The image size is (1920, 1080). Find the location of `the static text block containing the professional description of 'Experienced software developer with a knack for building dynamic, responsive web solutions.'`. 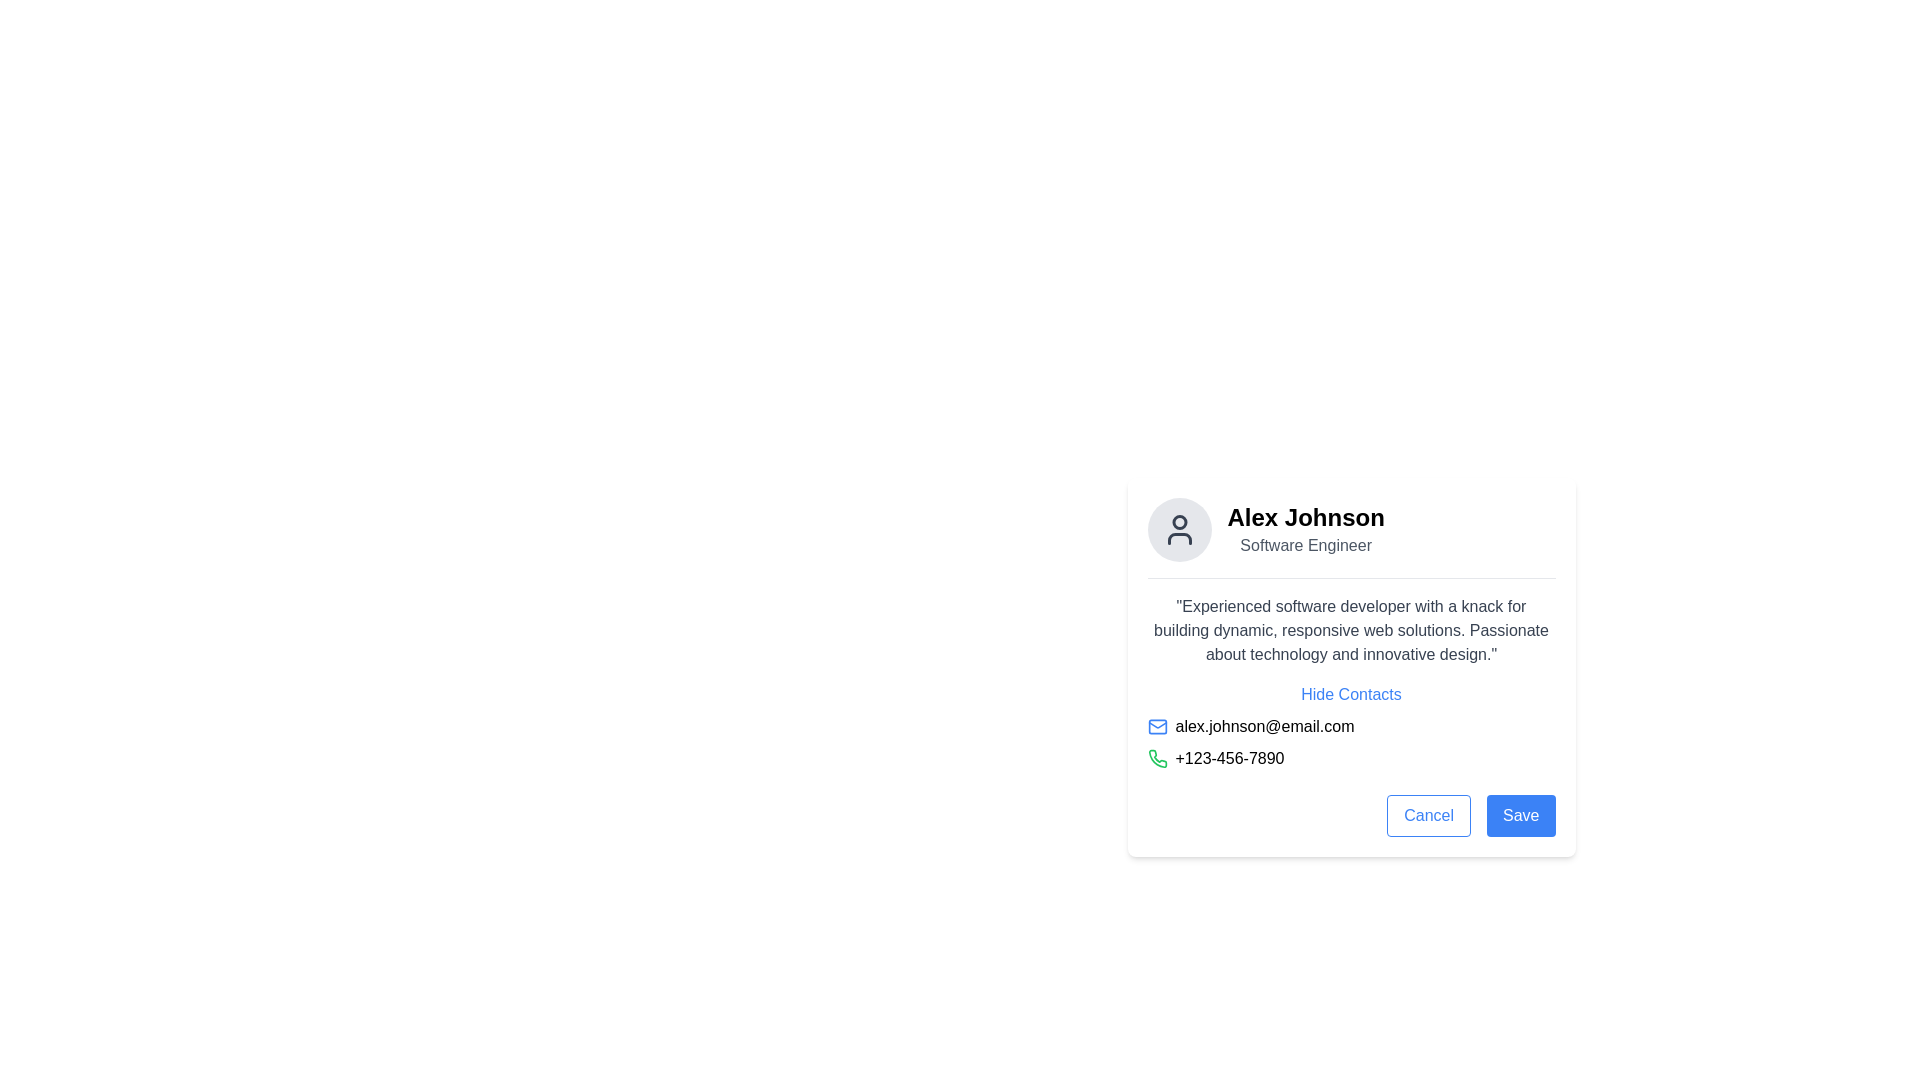

the static text block containing the professional description of 'Experienced software developer with a knack for building dynamic, responsive web solutions.' is located at coordinates (1351, 631).